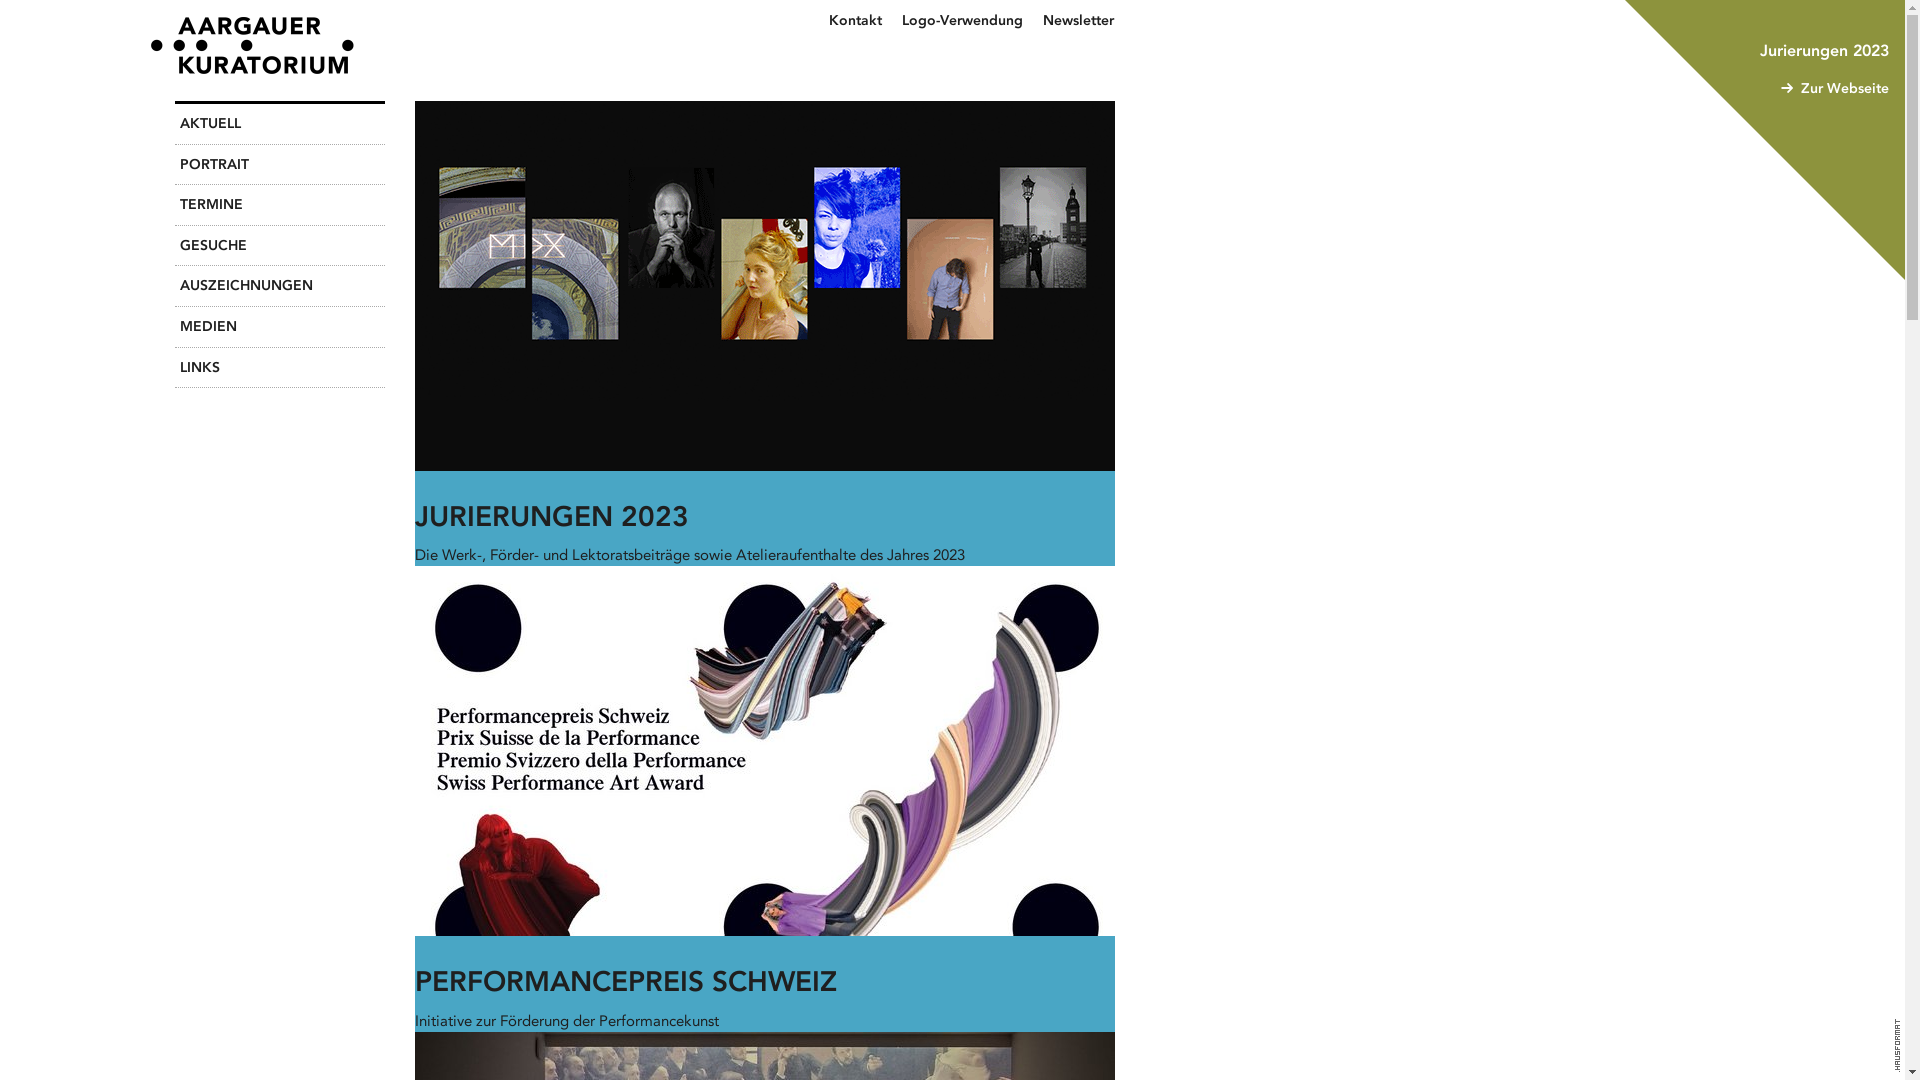 The height and width of the screenshot is (1080, 1920). I want to click on 'Logo-Verwendung', so click(901, 22).